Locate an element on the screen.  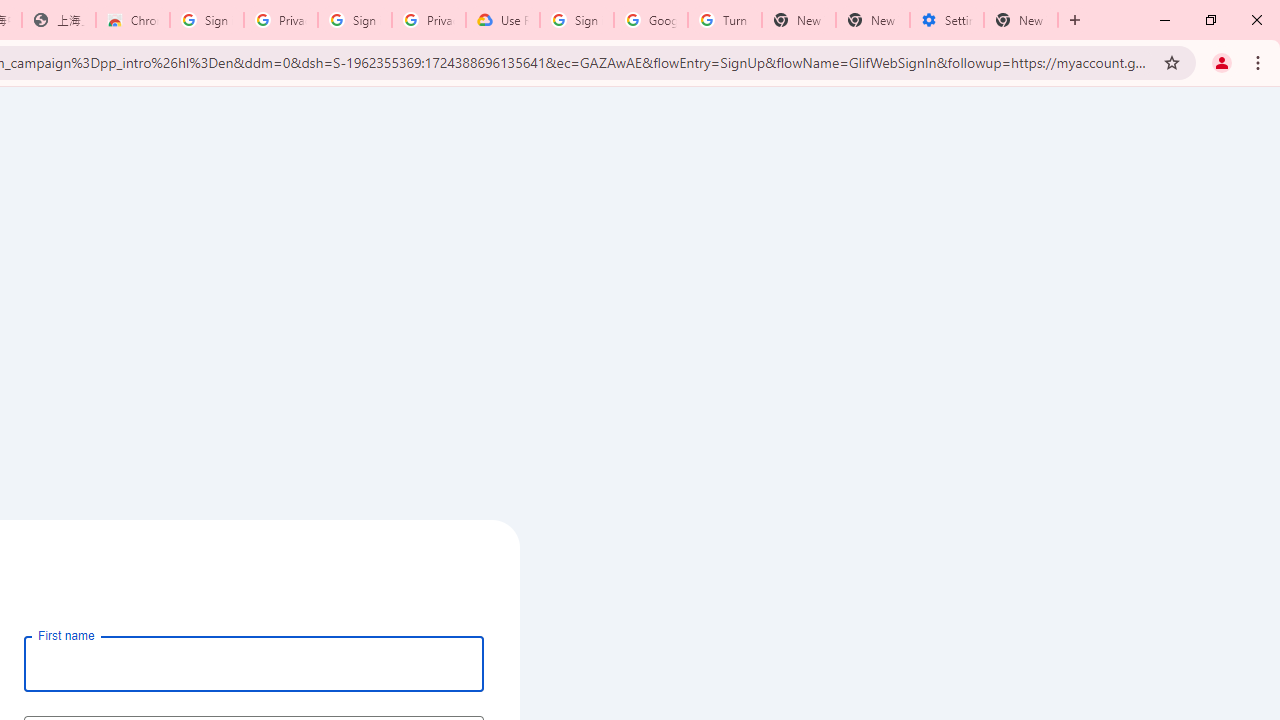
'Sign in - Google Accounts' is located at coordinates (207, 20).